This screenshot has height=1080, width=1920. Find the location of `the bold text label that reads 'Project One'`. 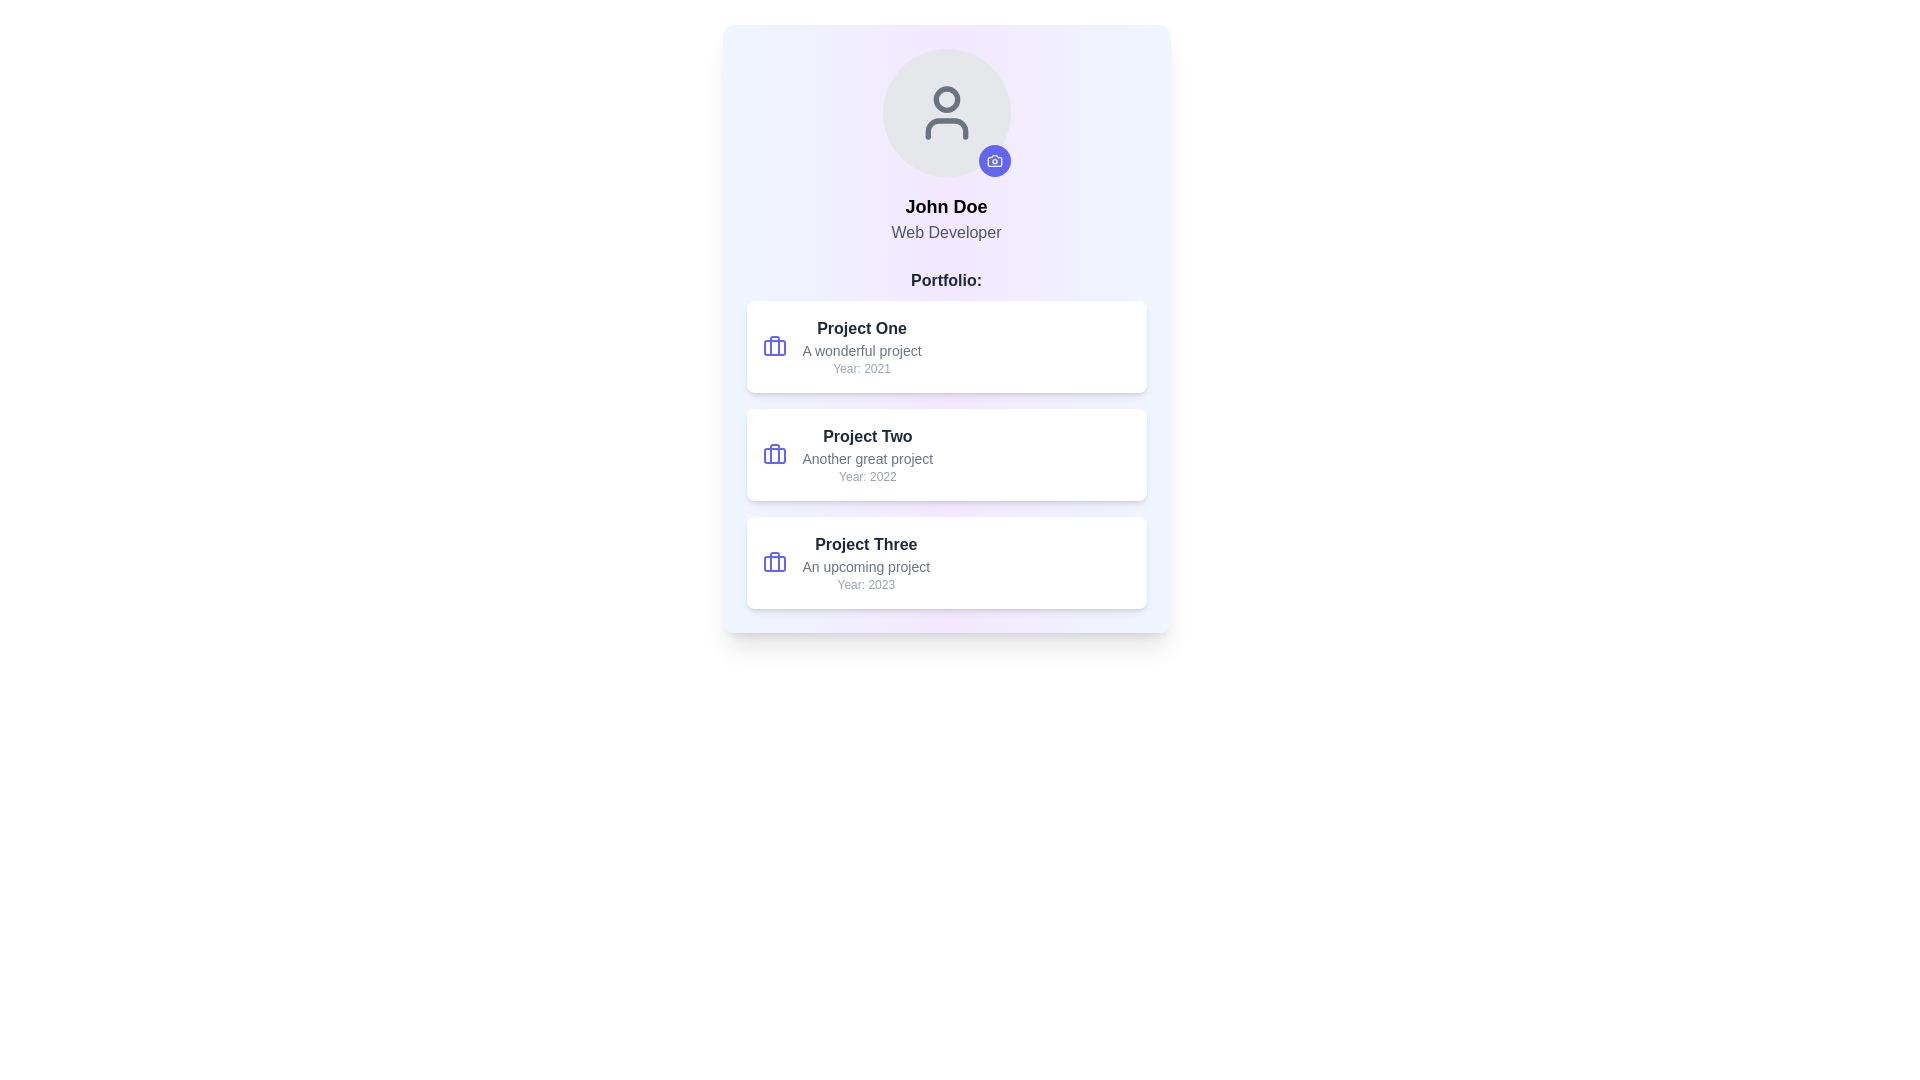

the bold text label that reads 'Project One' is located at coordinates (862, 327).